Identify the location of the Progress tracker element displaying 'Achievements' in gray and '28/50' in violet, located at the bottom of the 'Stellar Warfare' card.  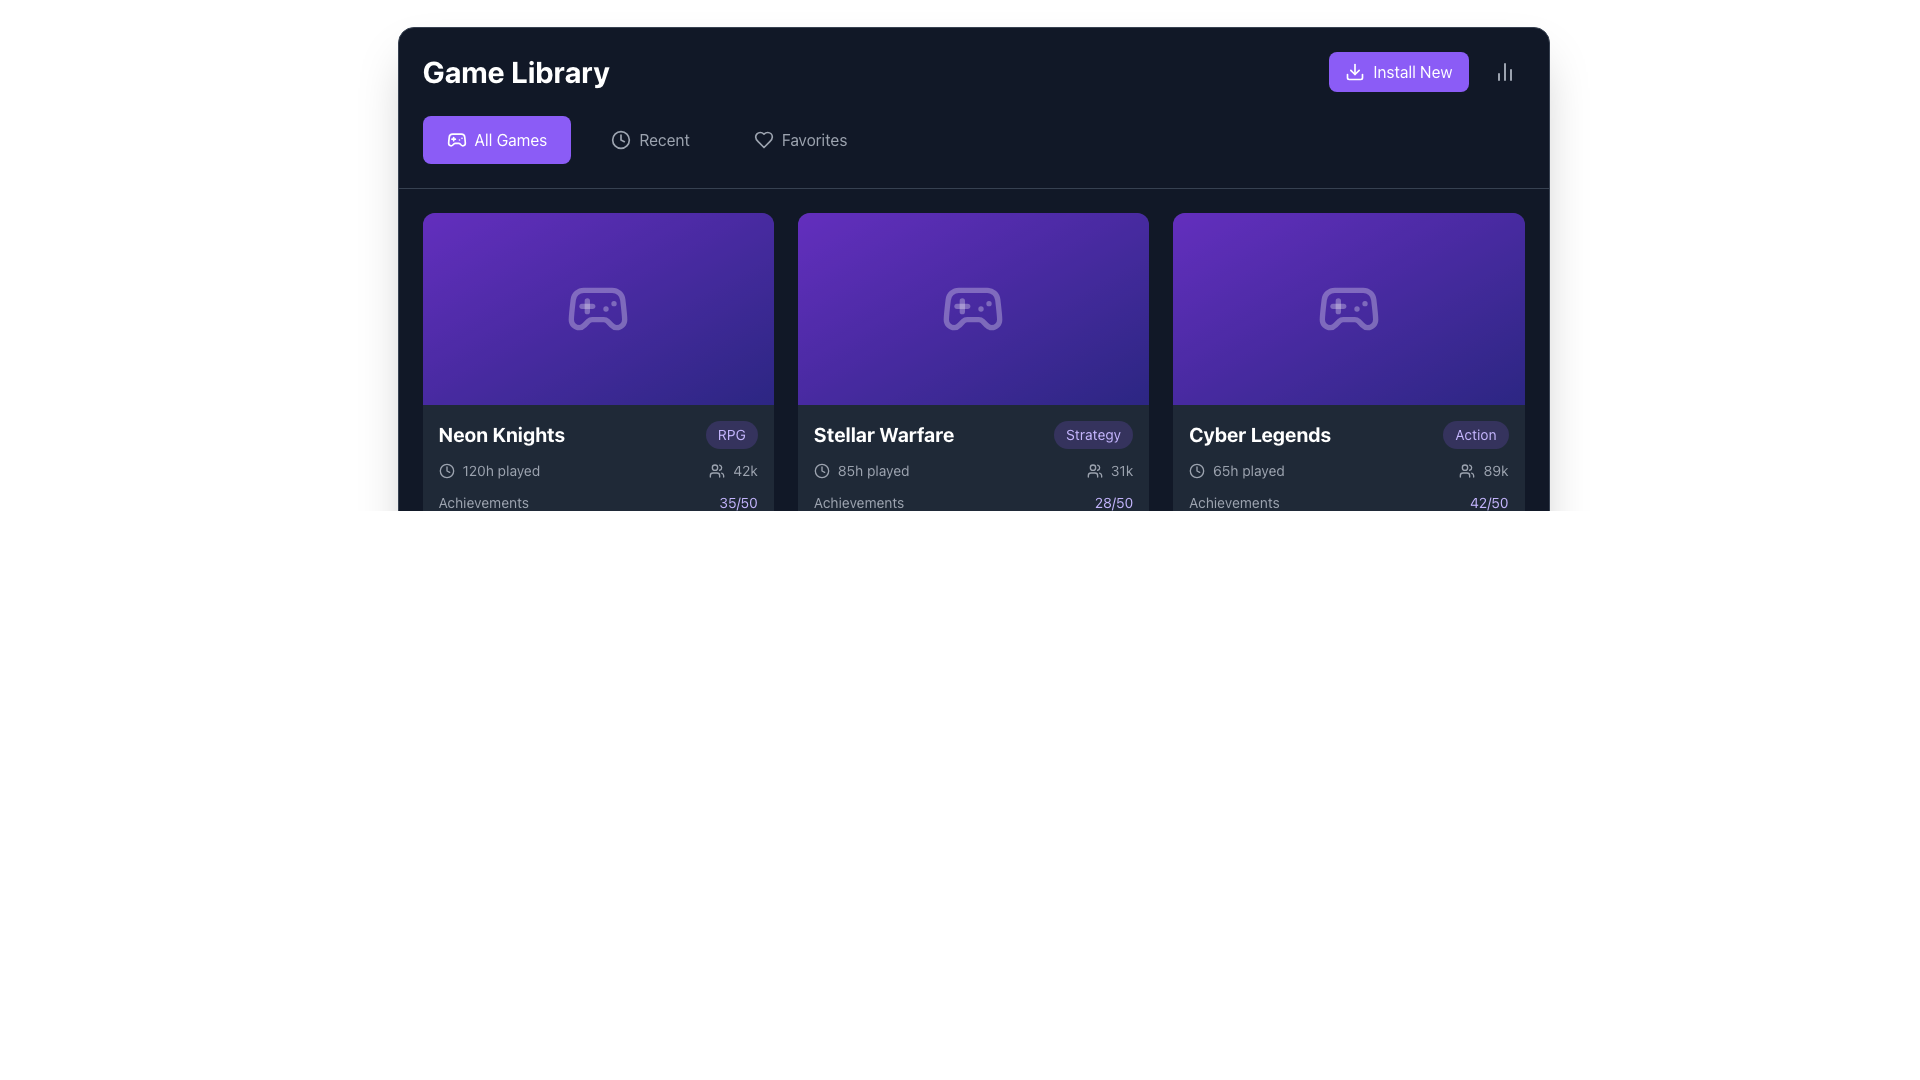
(973, 509).